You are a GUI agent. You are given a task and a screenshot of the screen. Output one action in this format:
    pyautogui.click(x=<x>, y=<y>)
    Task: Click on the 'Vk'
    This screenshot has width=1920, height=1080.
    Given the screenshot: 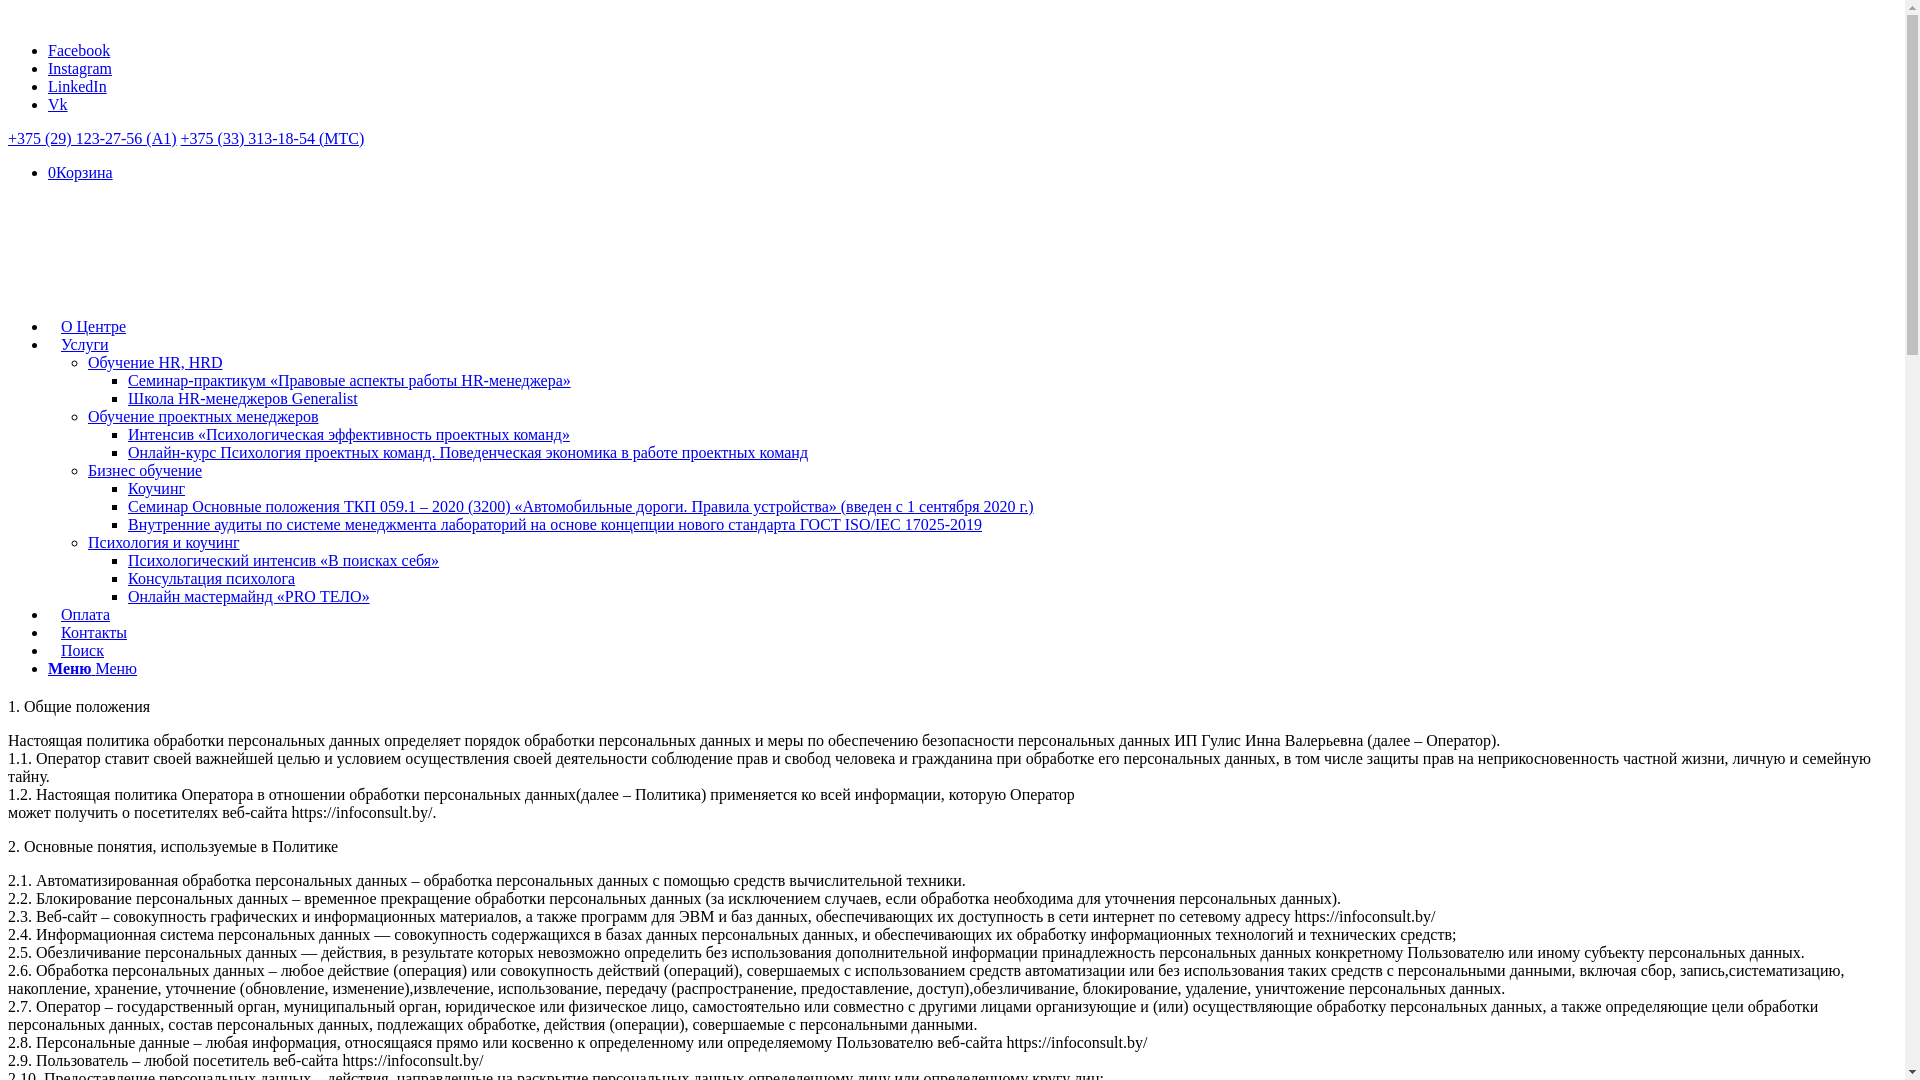 What is the action you would take?
    pyautogui.click(x=57, y=104)
    